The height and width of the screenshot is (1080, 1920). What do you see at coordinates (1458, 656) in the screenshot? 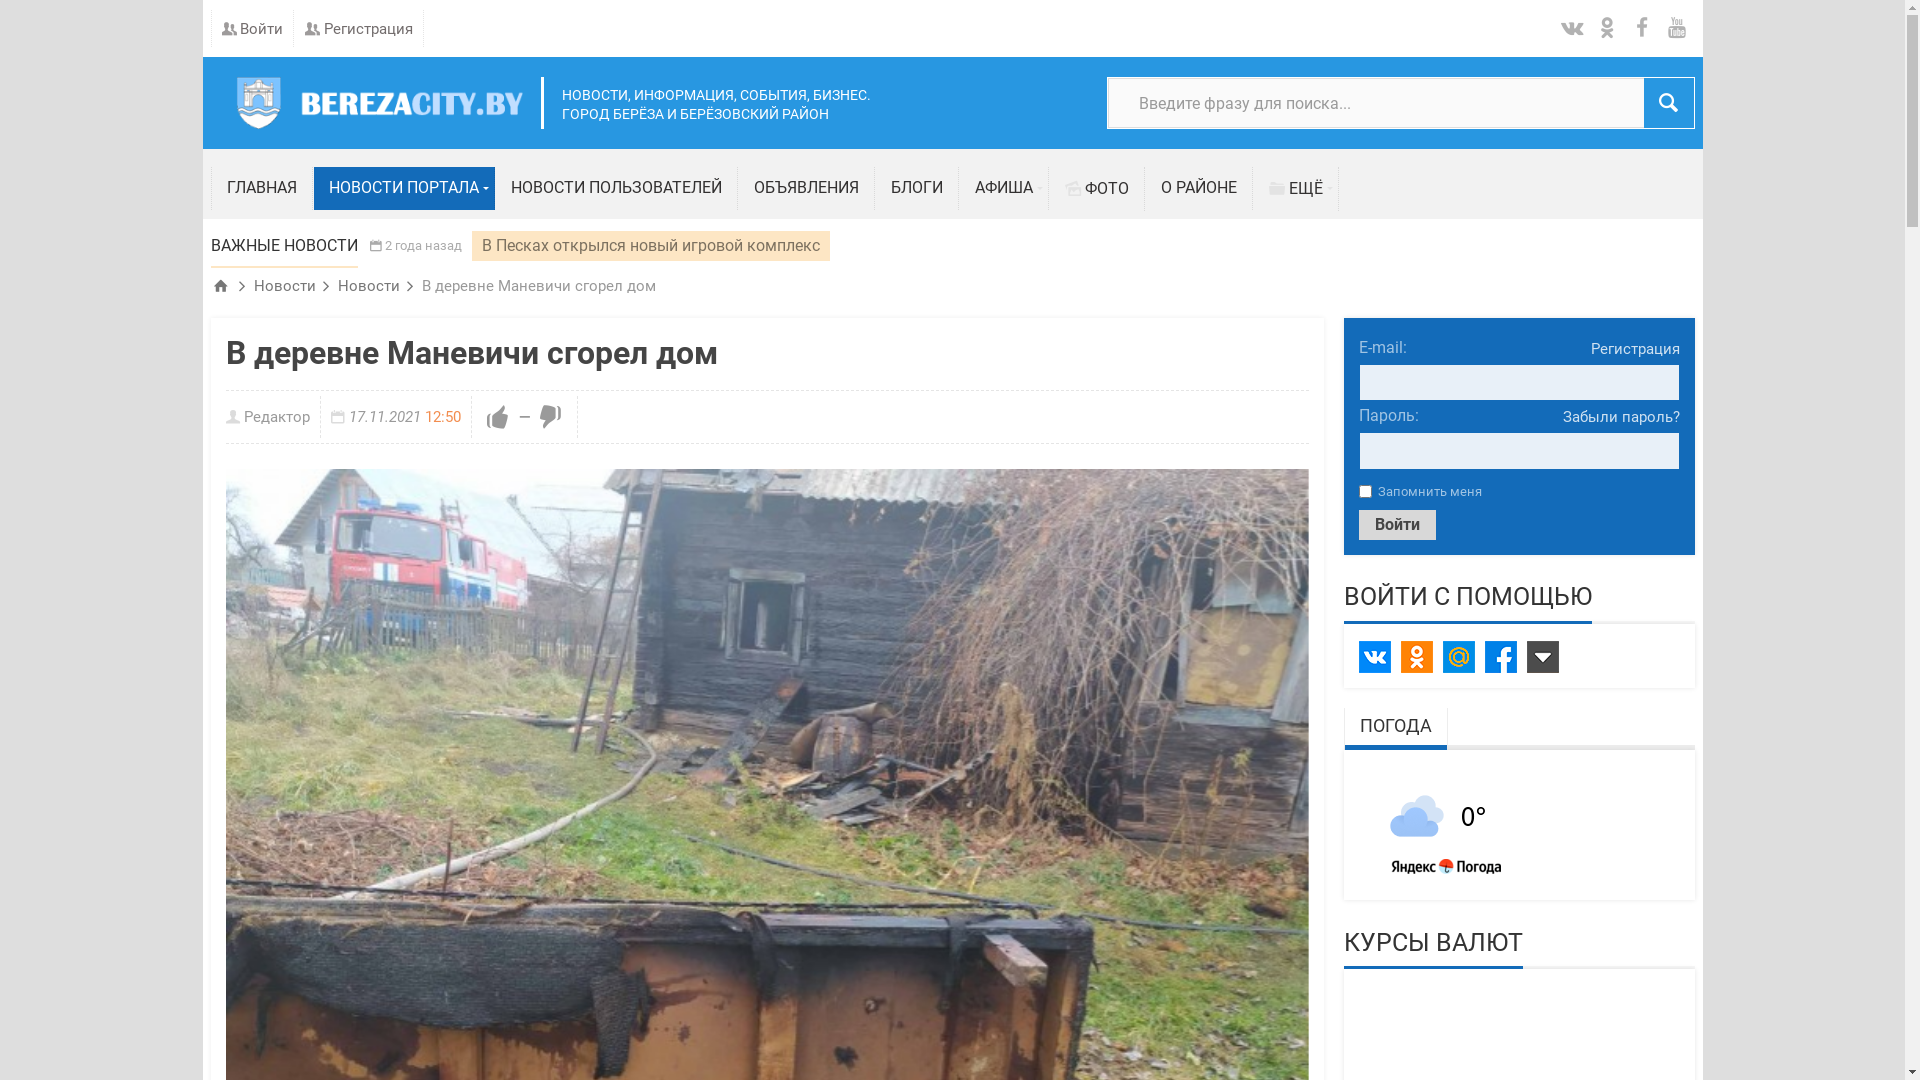
I see `'Mail.ru'` at bounding box center [1458, 656].